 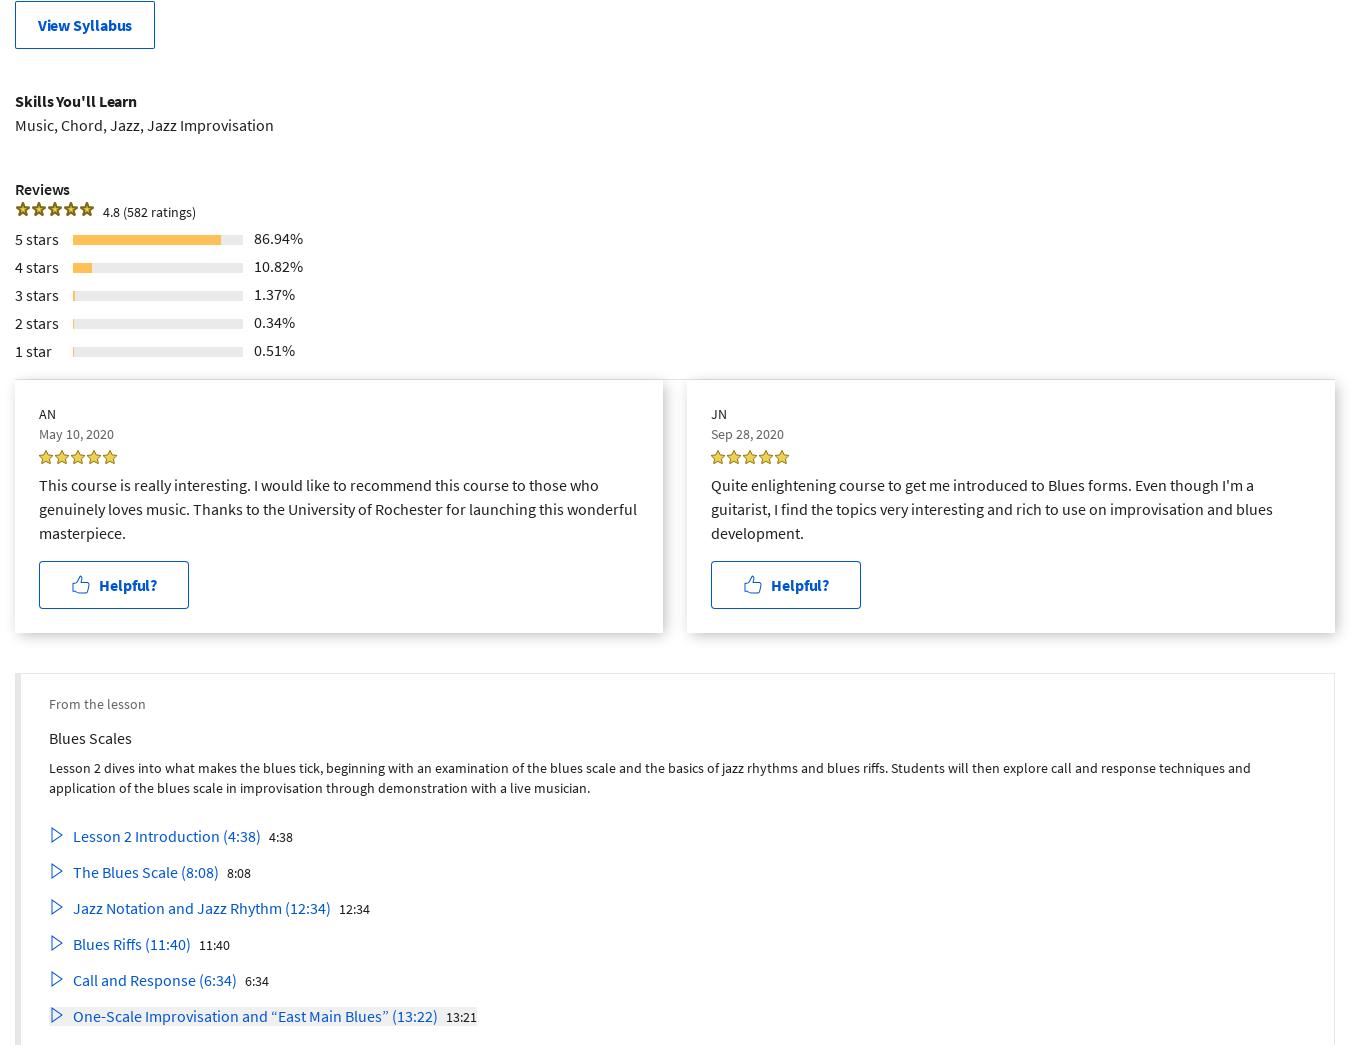 I want to click on '1 star', so click(x=32, y=348).